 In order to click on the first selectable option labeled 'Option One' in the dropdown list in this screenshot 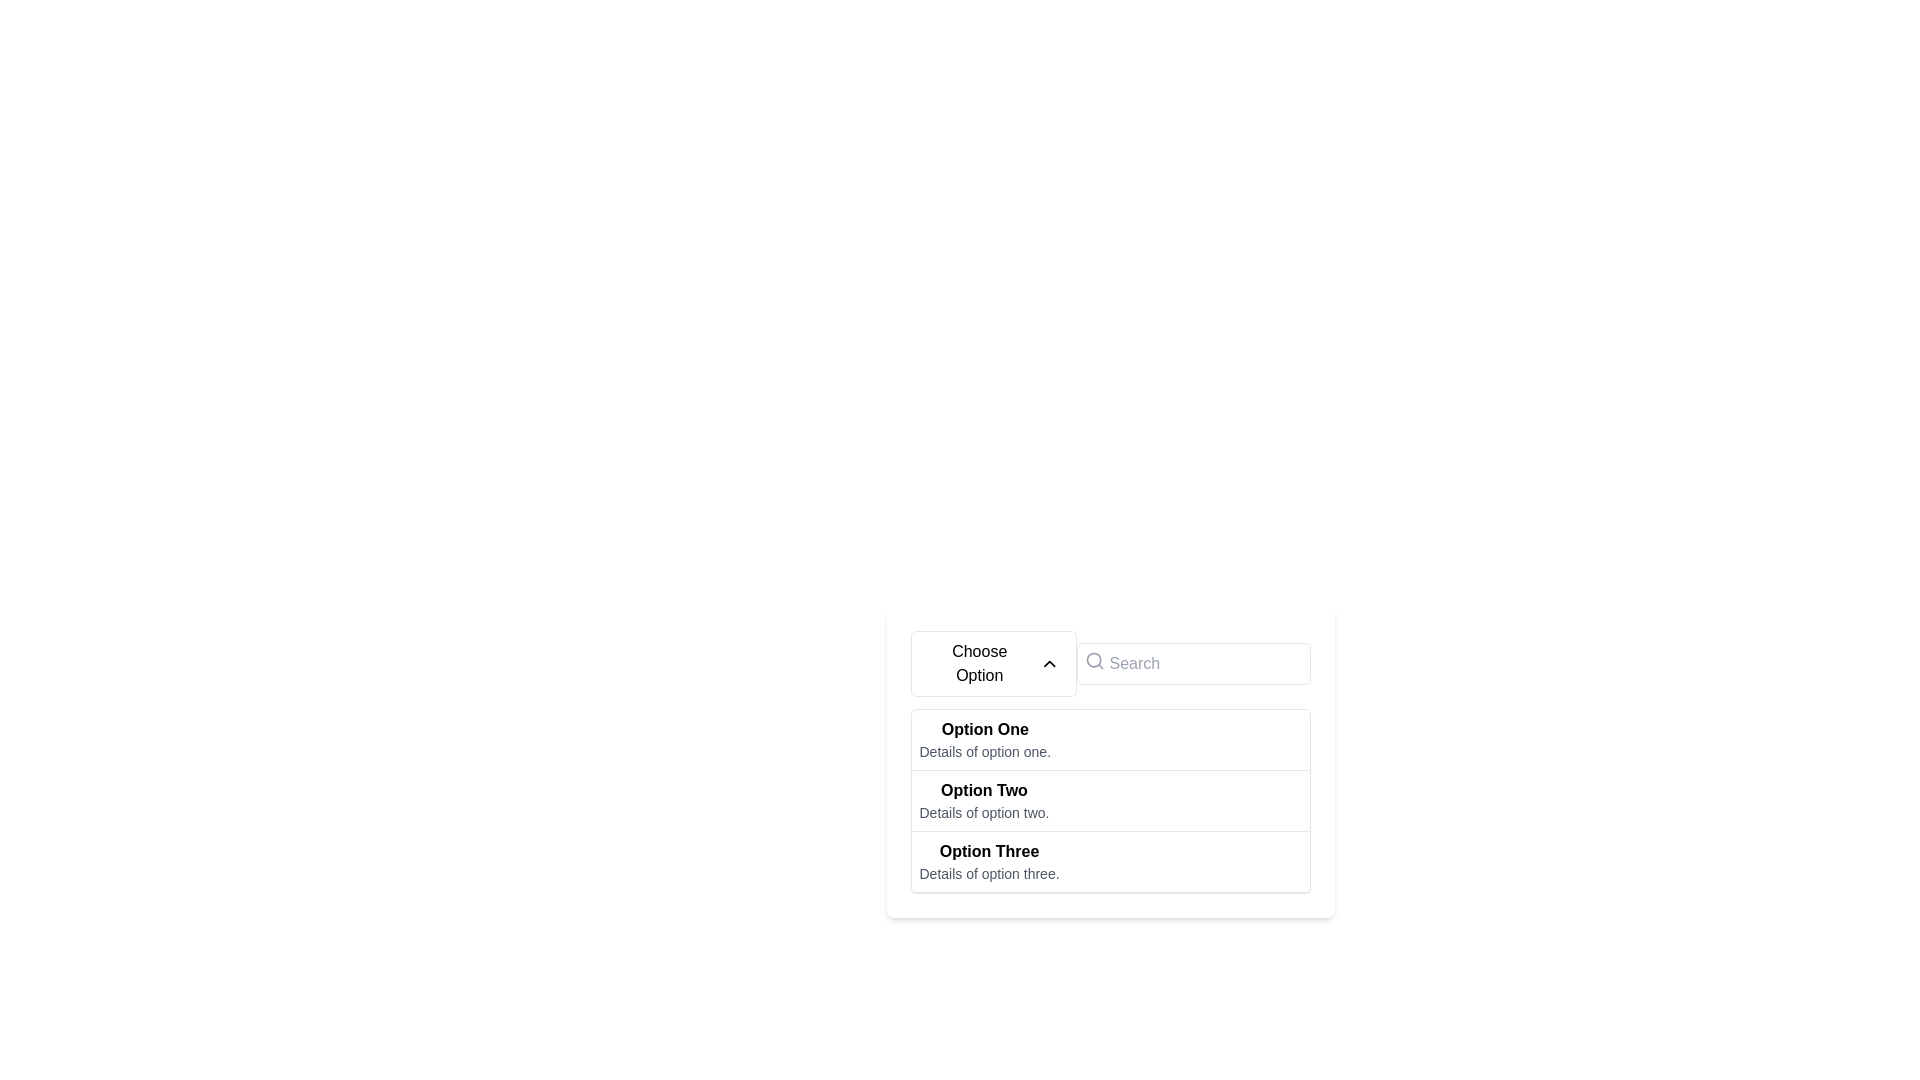, I will do `click(1109, 740)`.